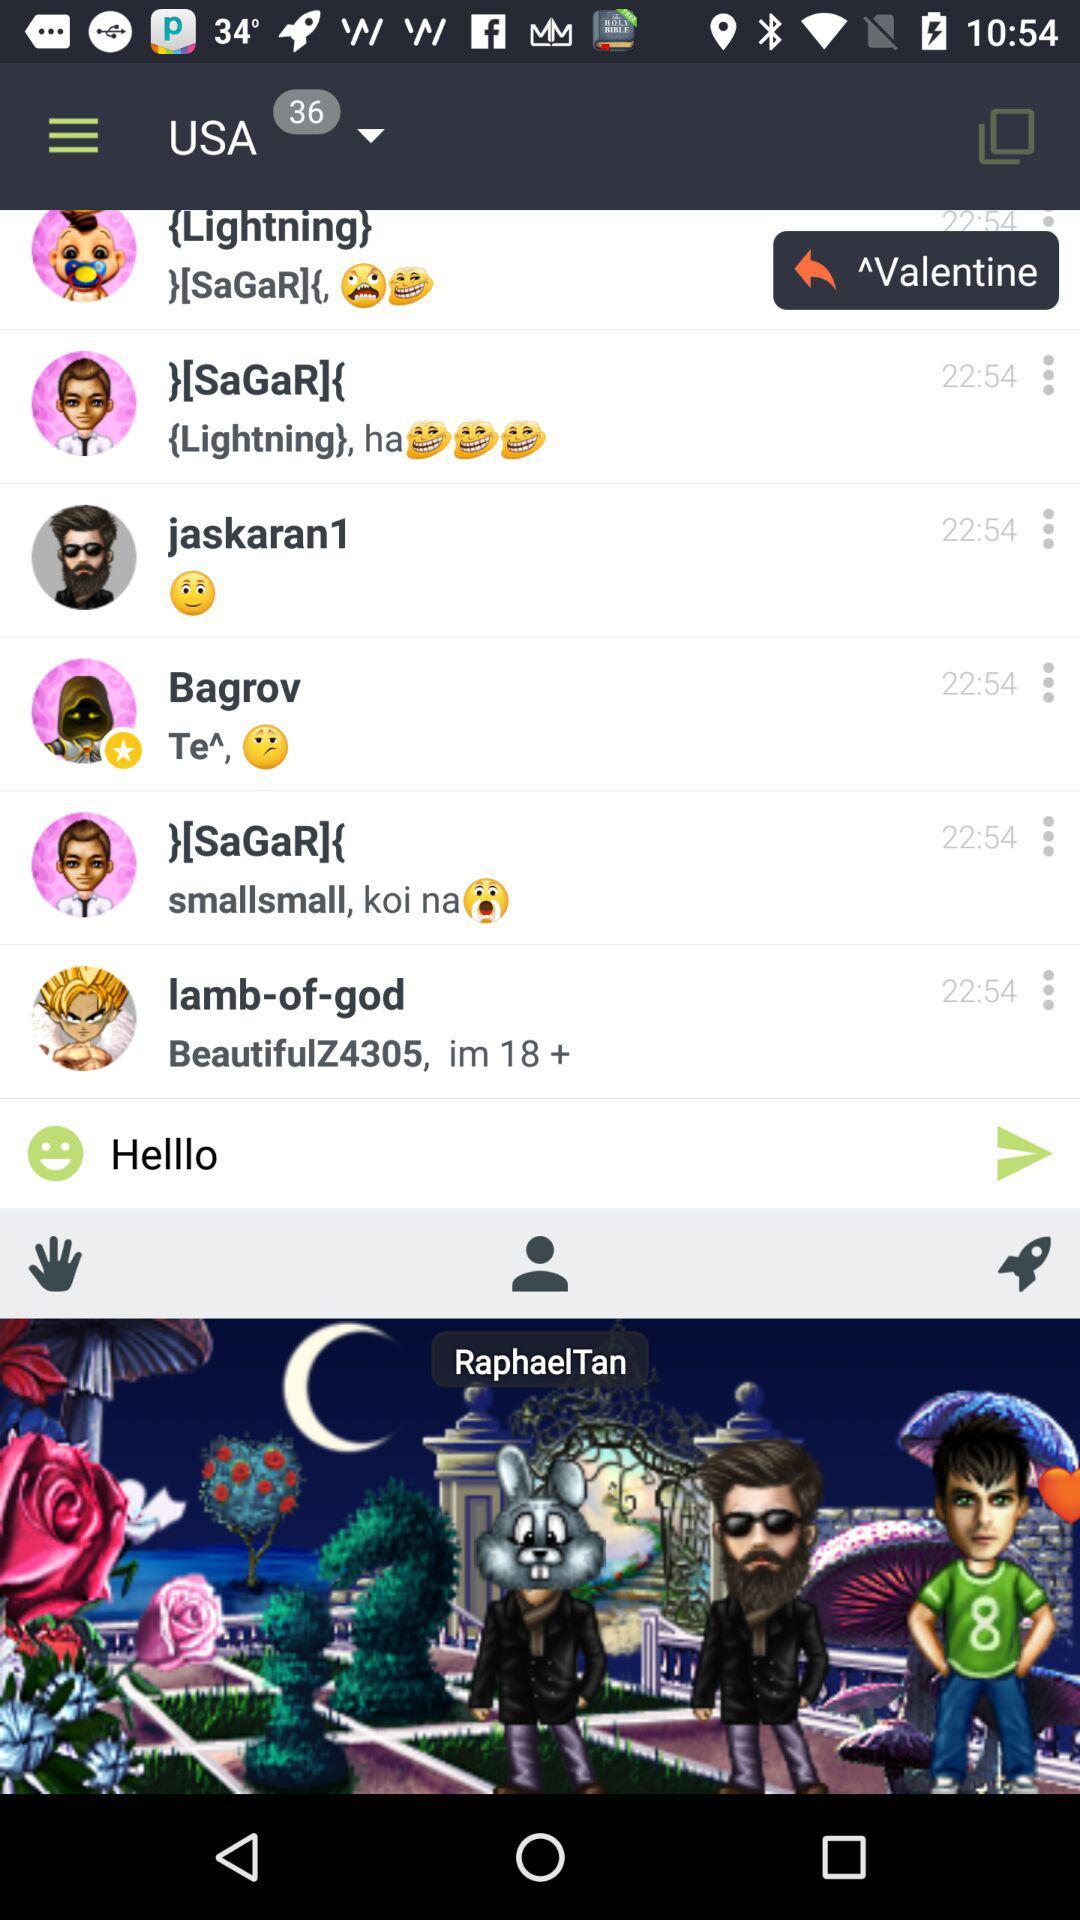 The width and height of the screenshot is (1080, 1920). I want to click on send a message, so click(1024, 1153).